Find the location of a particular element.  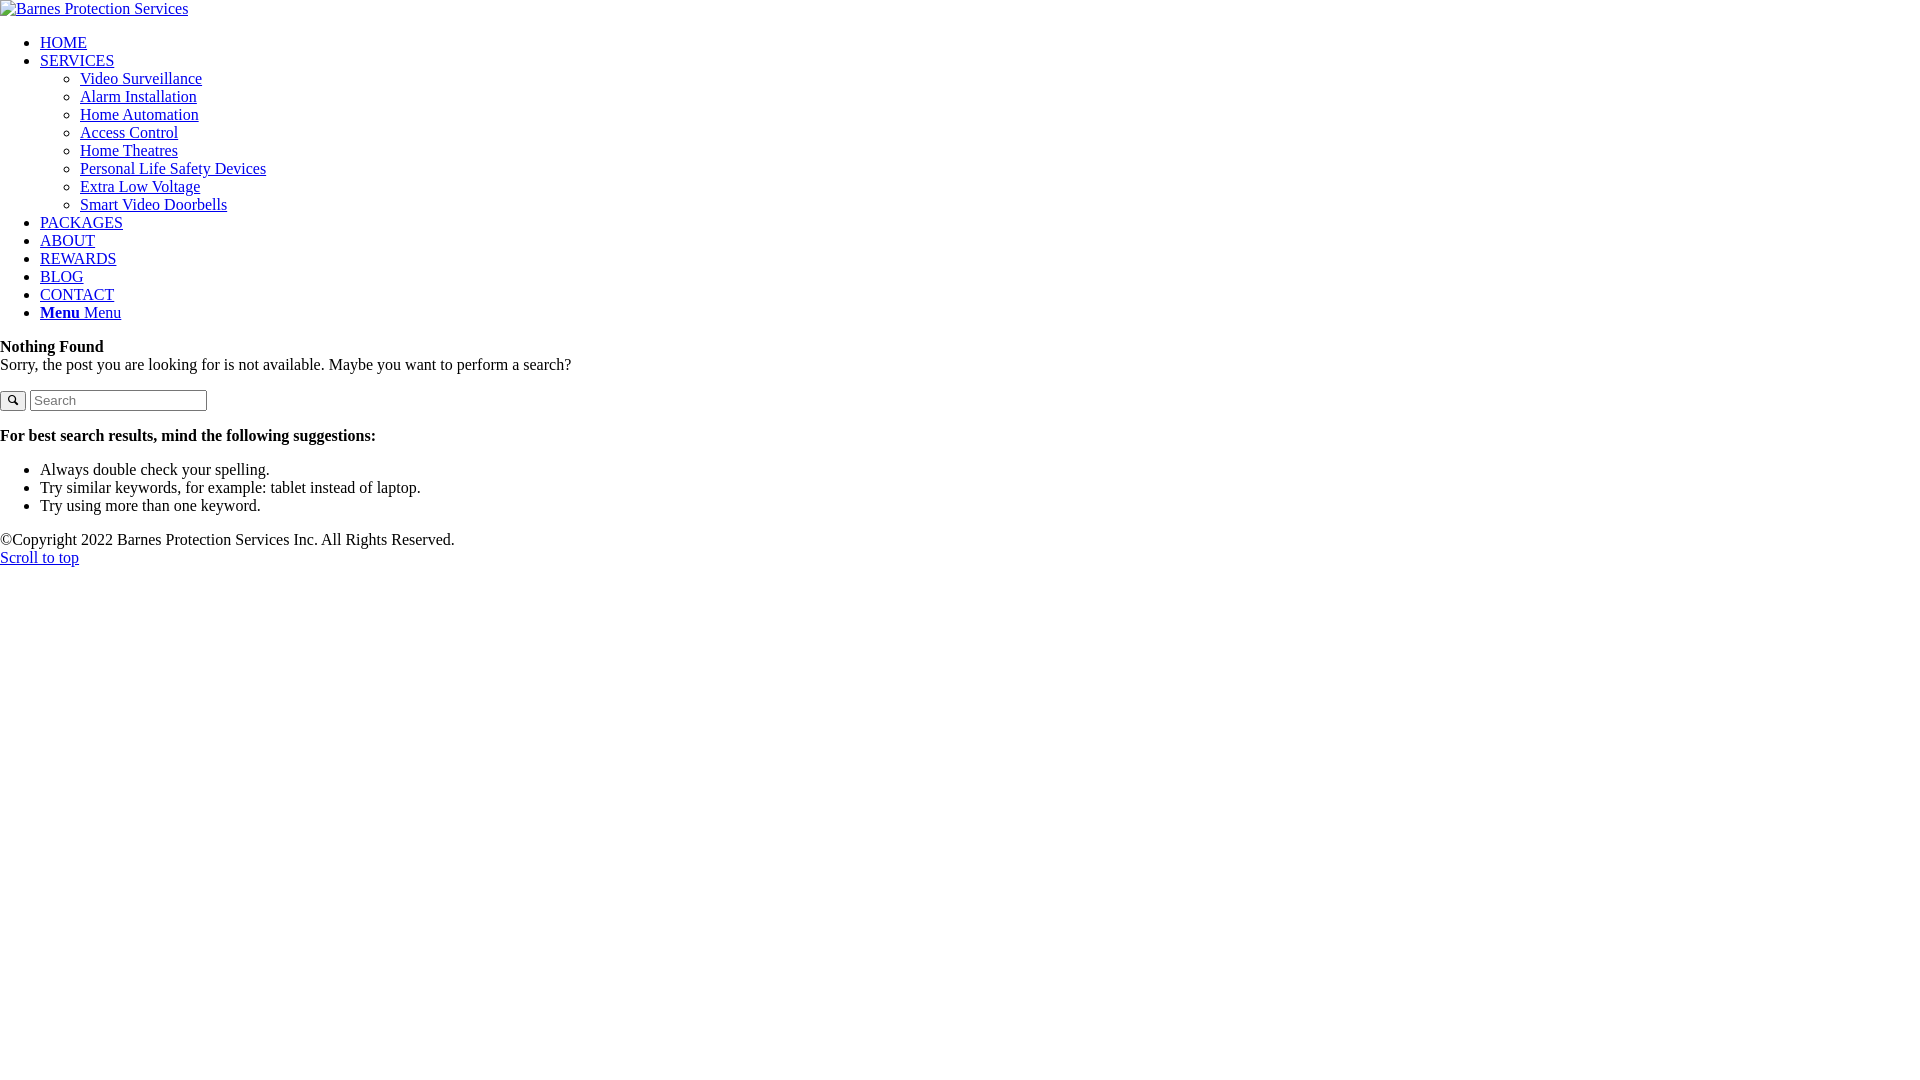

'CONTACT' is located at coordinates (76, 294).